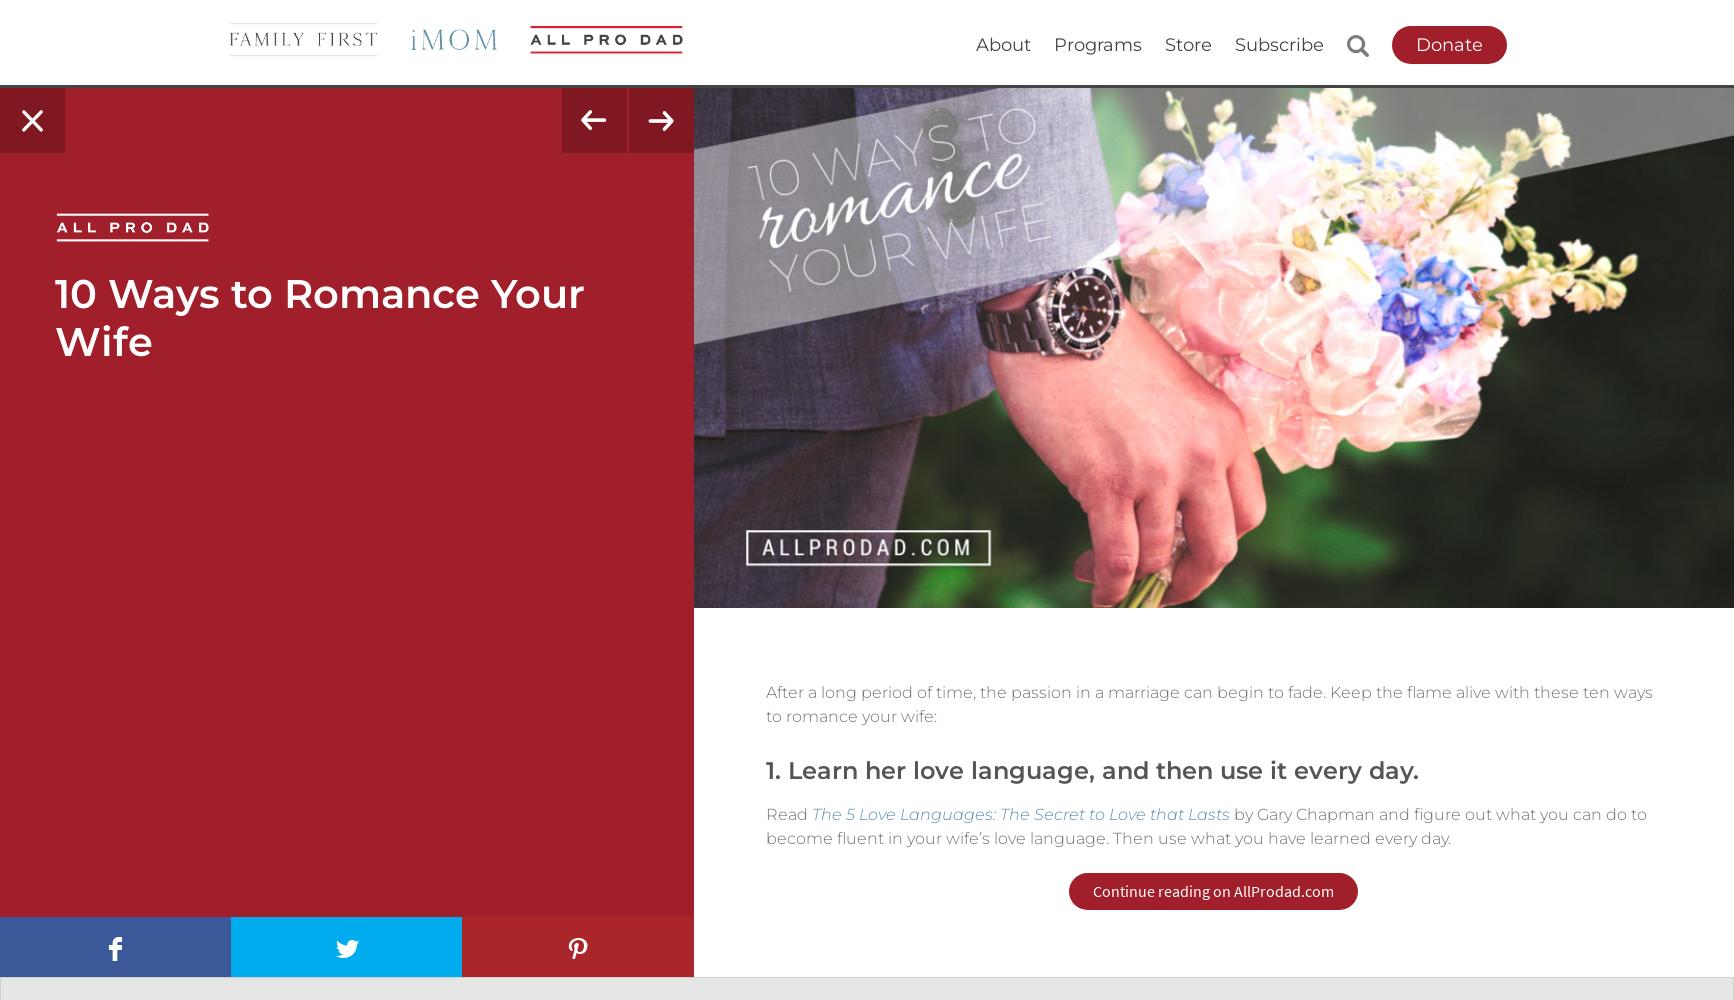  What do you see at coordinates (1209, 703) in the screenshot?
I see `'After a long period of time, the passion in a marriage can begin to fade. Keep the flame alive with these ten ways to romance your wife:'` at bounding box center [1209, 703].